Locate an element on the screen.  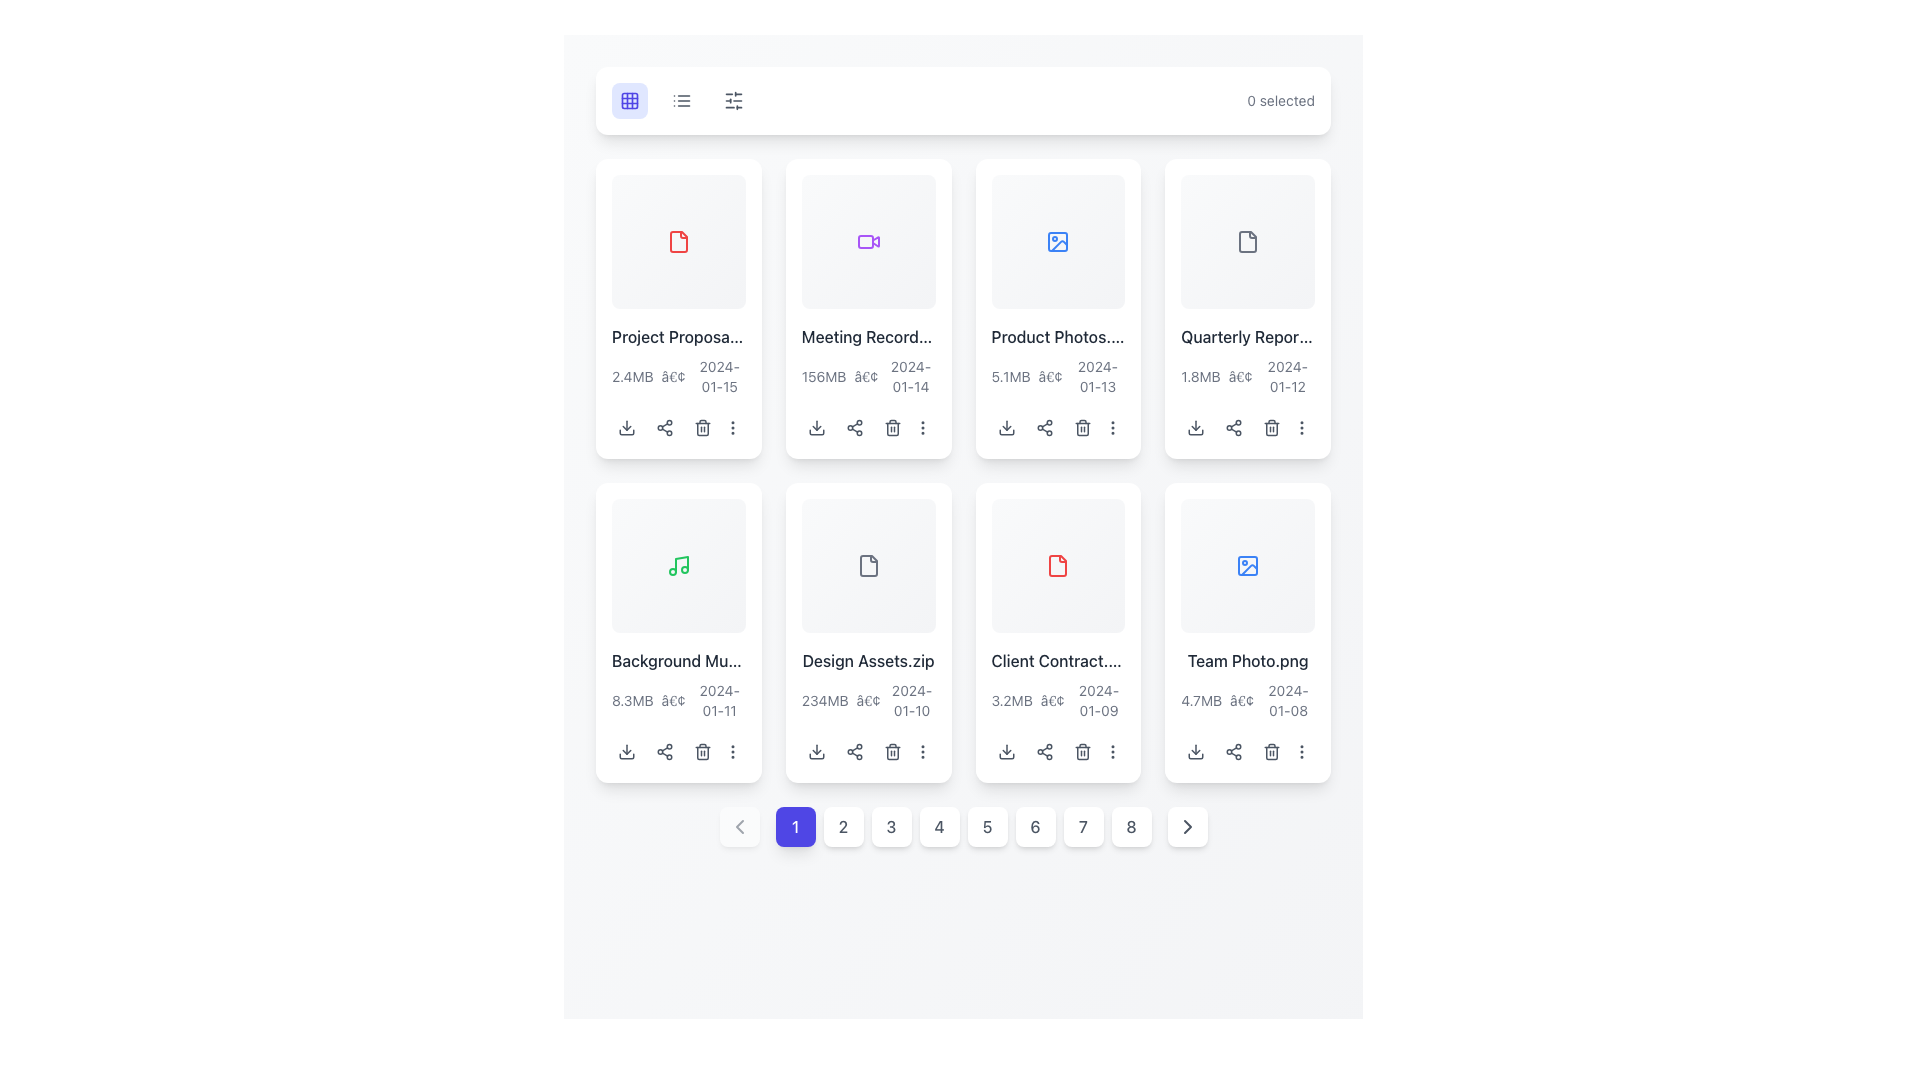
the leftmost pagination button which allows the user to navigate to the previous page is located at coordinates (738, 826).